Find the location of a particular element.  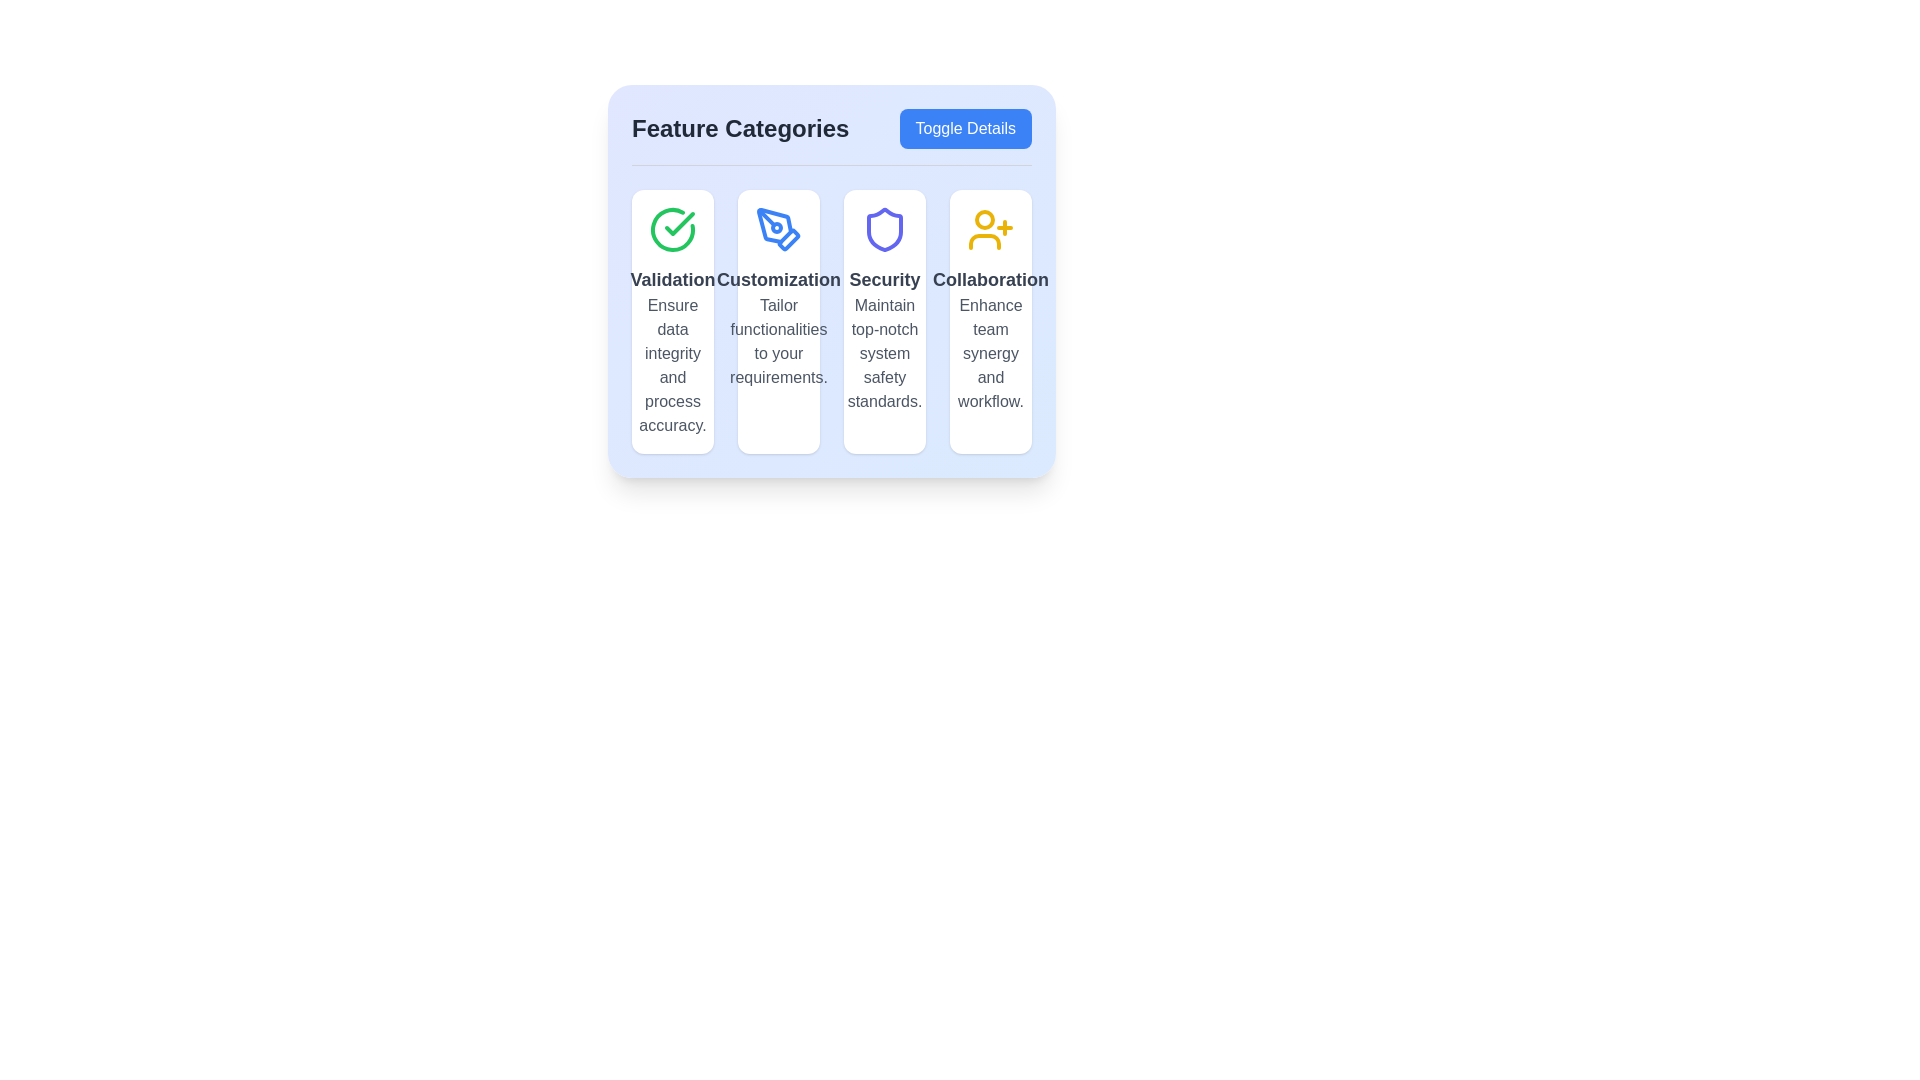

text label that emphasizes 'Collaboration', located as the header of the fourth card in the 'Feature Categories' grid layout is located at coordinates (990, 280).